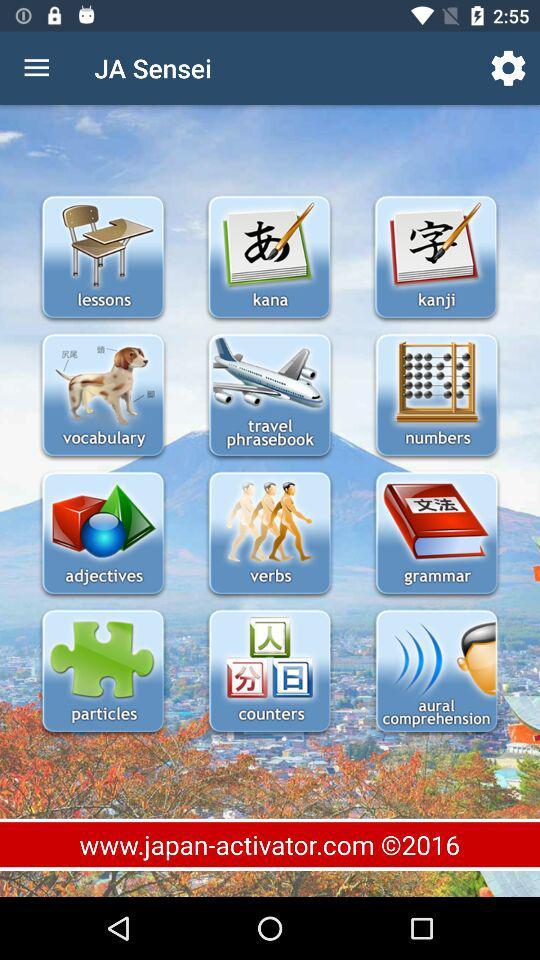  I want to click on travel phrasebook option, so click(269, 396).